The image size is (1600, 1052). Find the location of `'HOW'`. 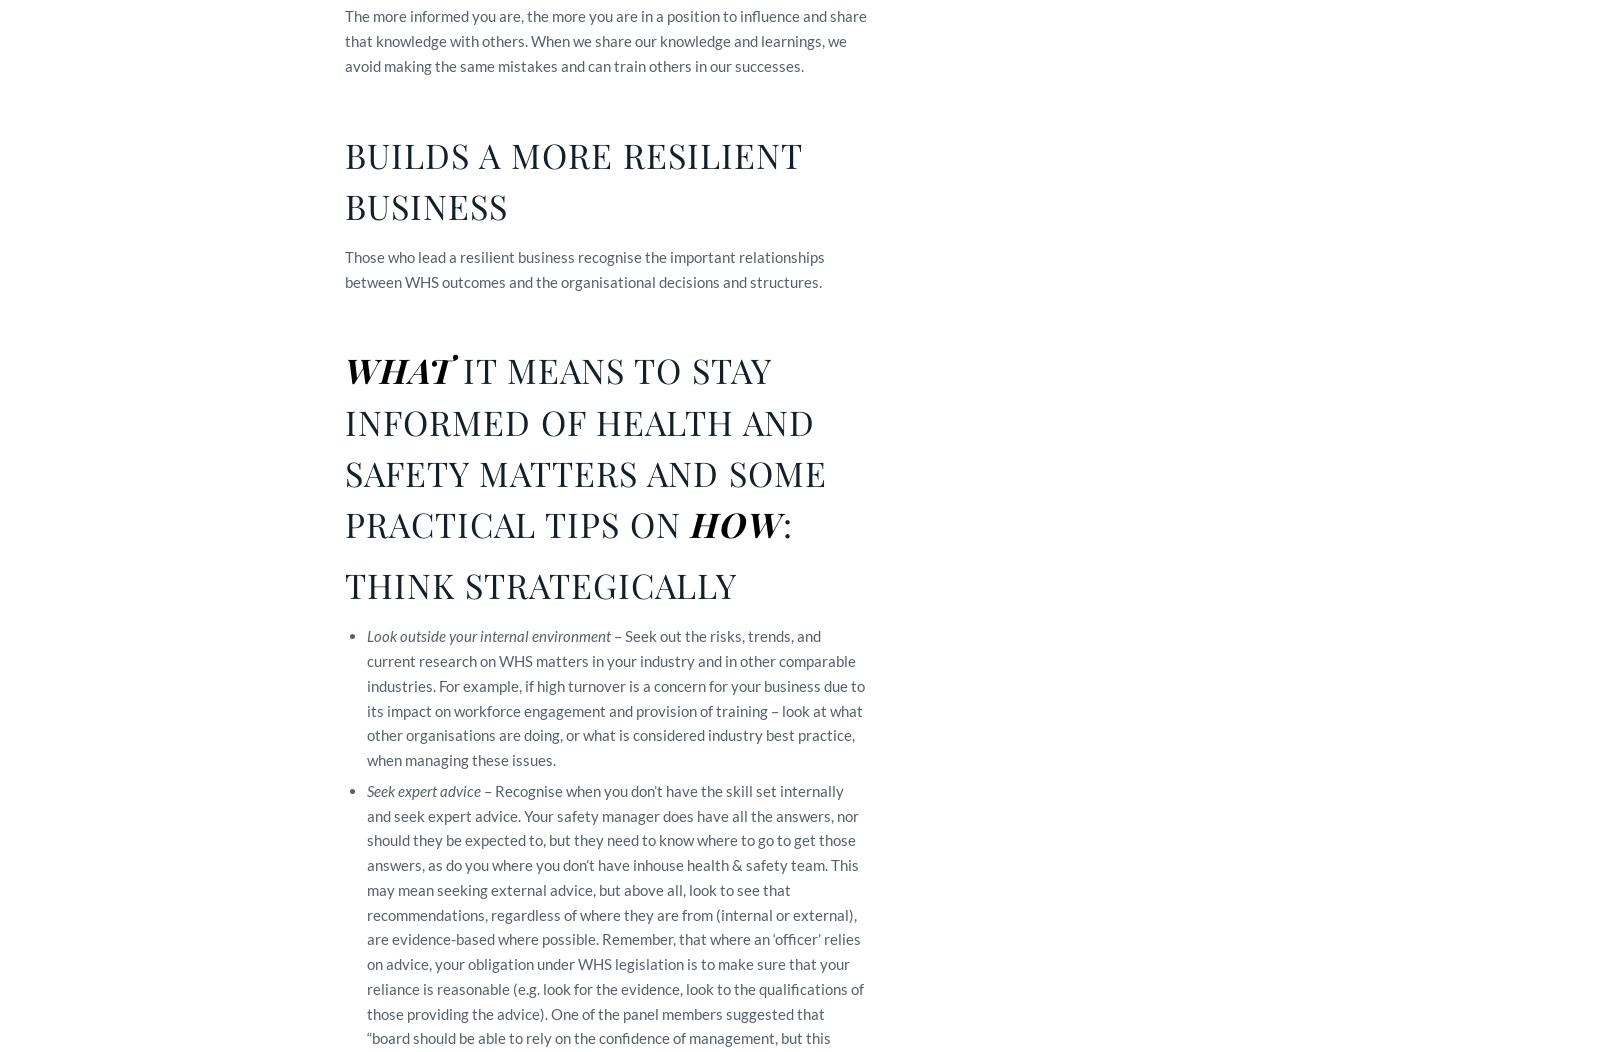

'HOW' is located at coordinates (736, 523).